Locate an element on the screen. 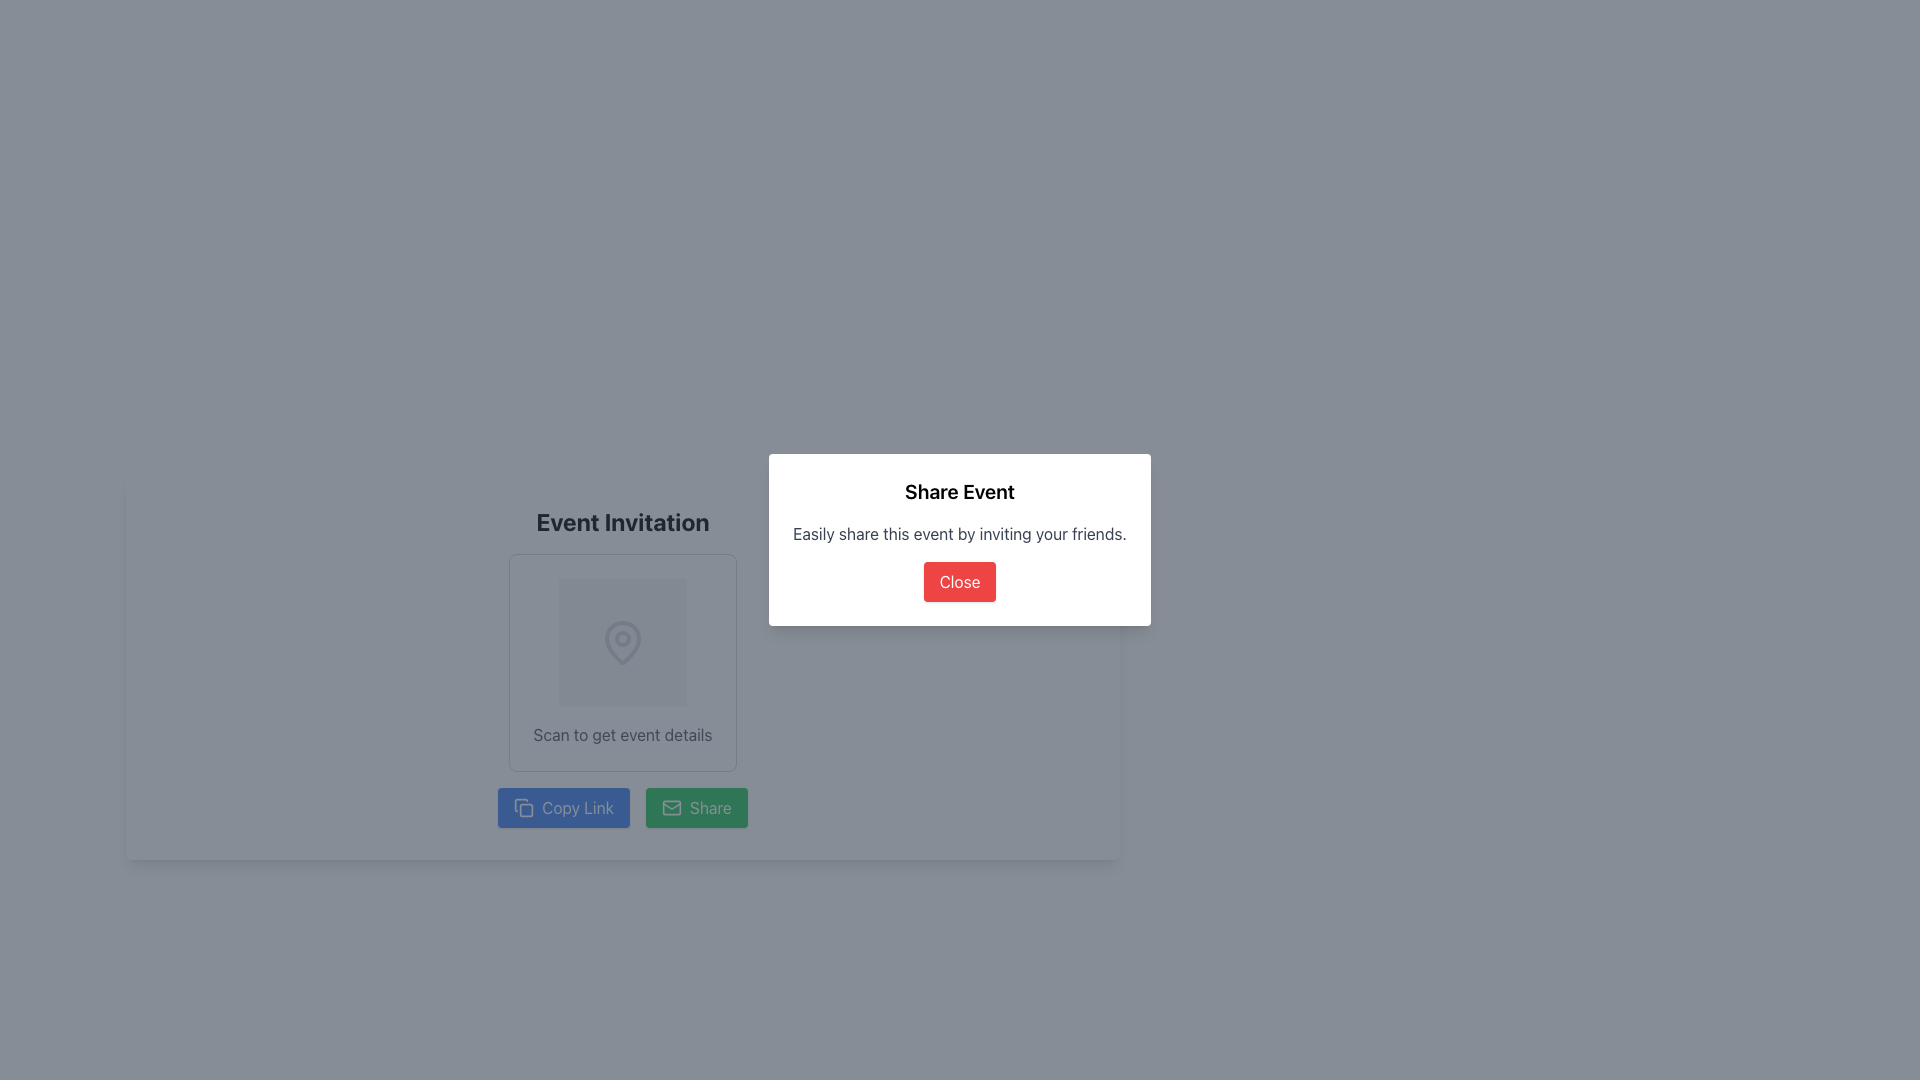 The image size is (1920, 1080). the envelope-shaped icon located inside the green 'Share' button is located at coordinates (672, 806).